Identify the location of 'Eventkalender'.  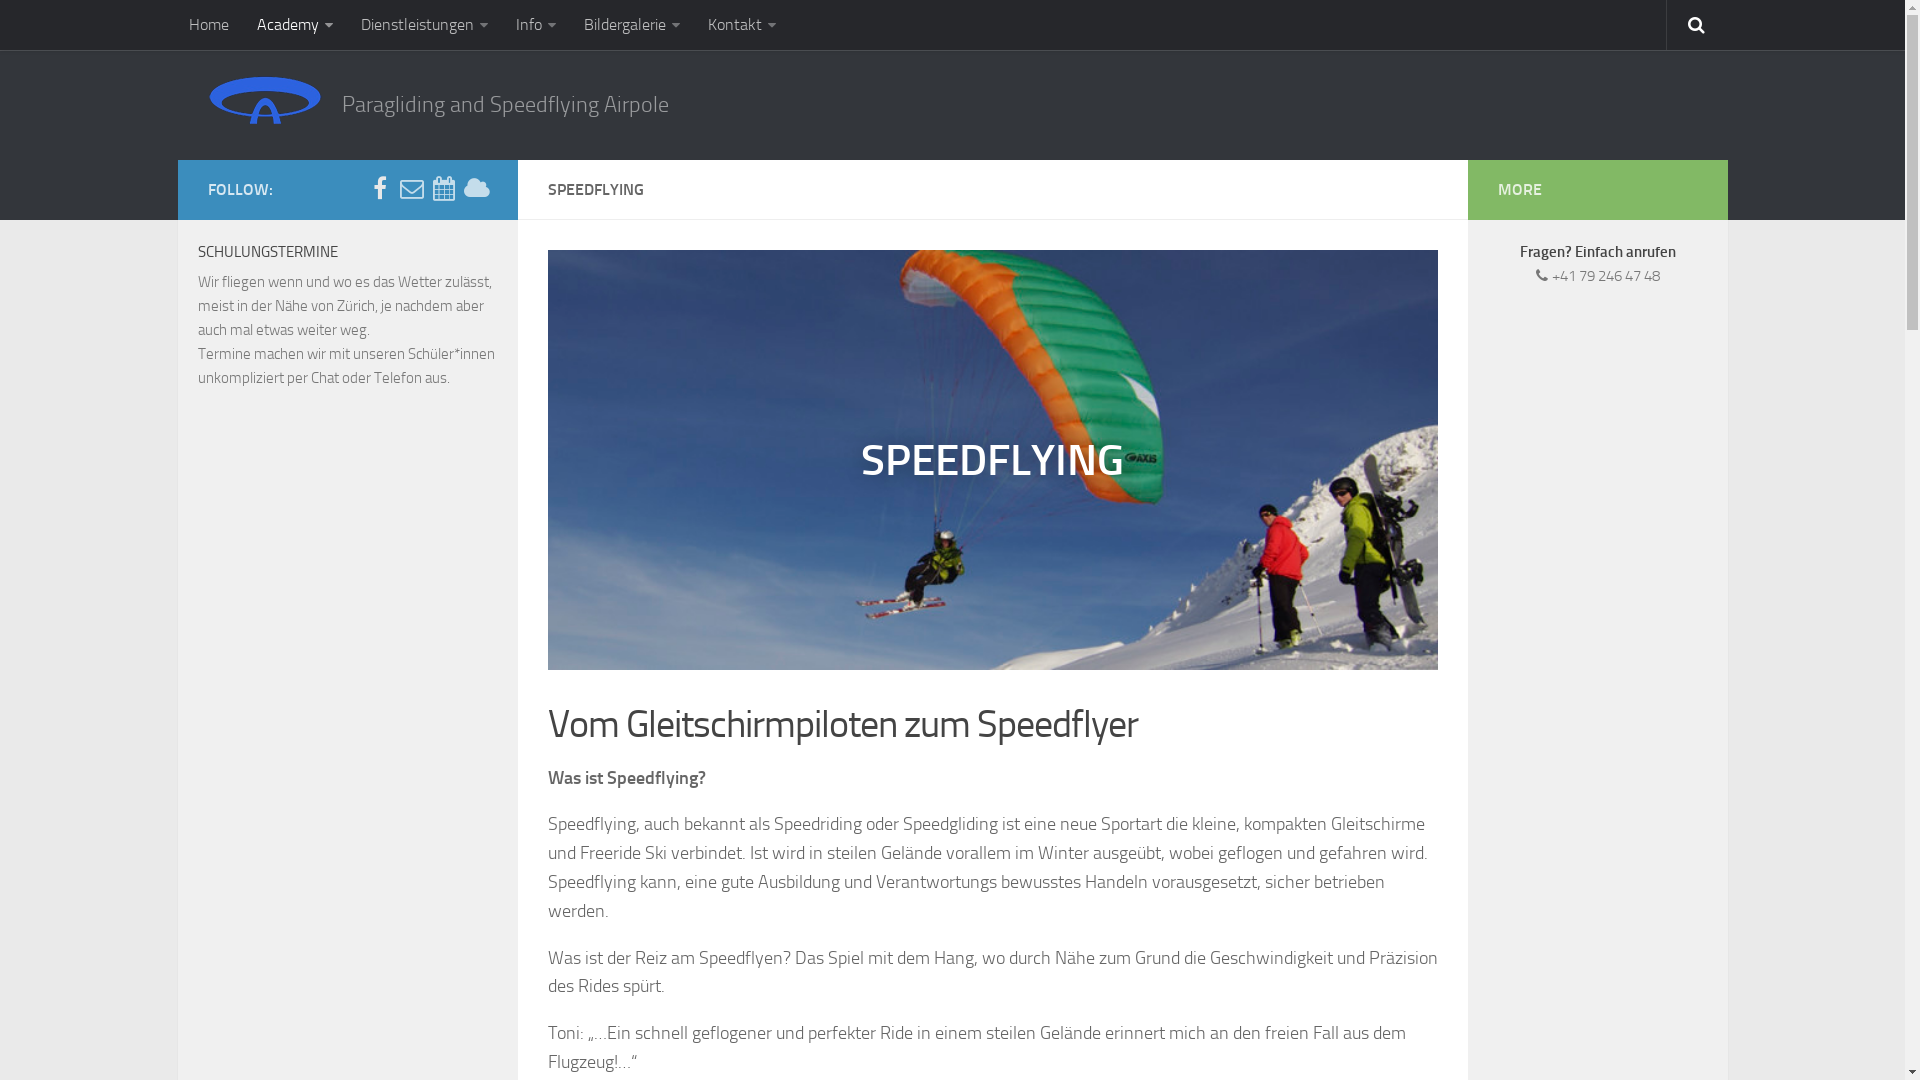
(443, 189).